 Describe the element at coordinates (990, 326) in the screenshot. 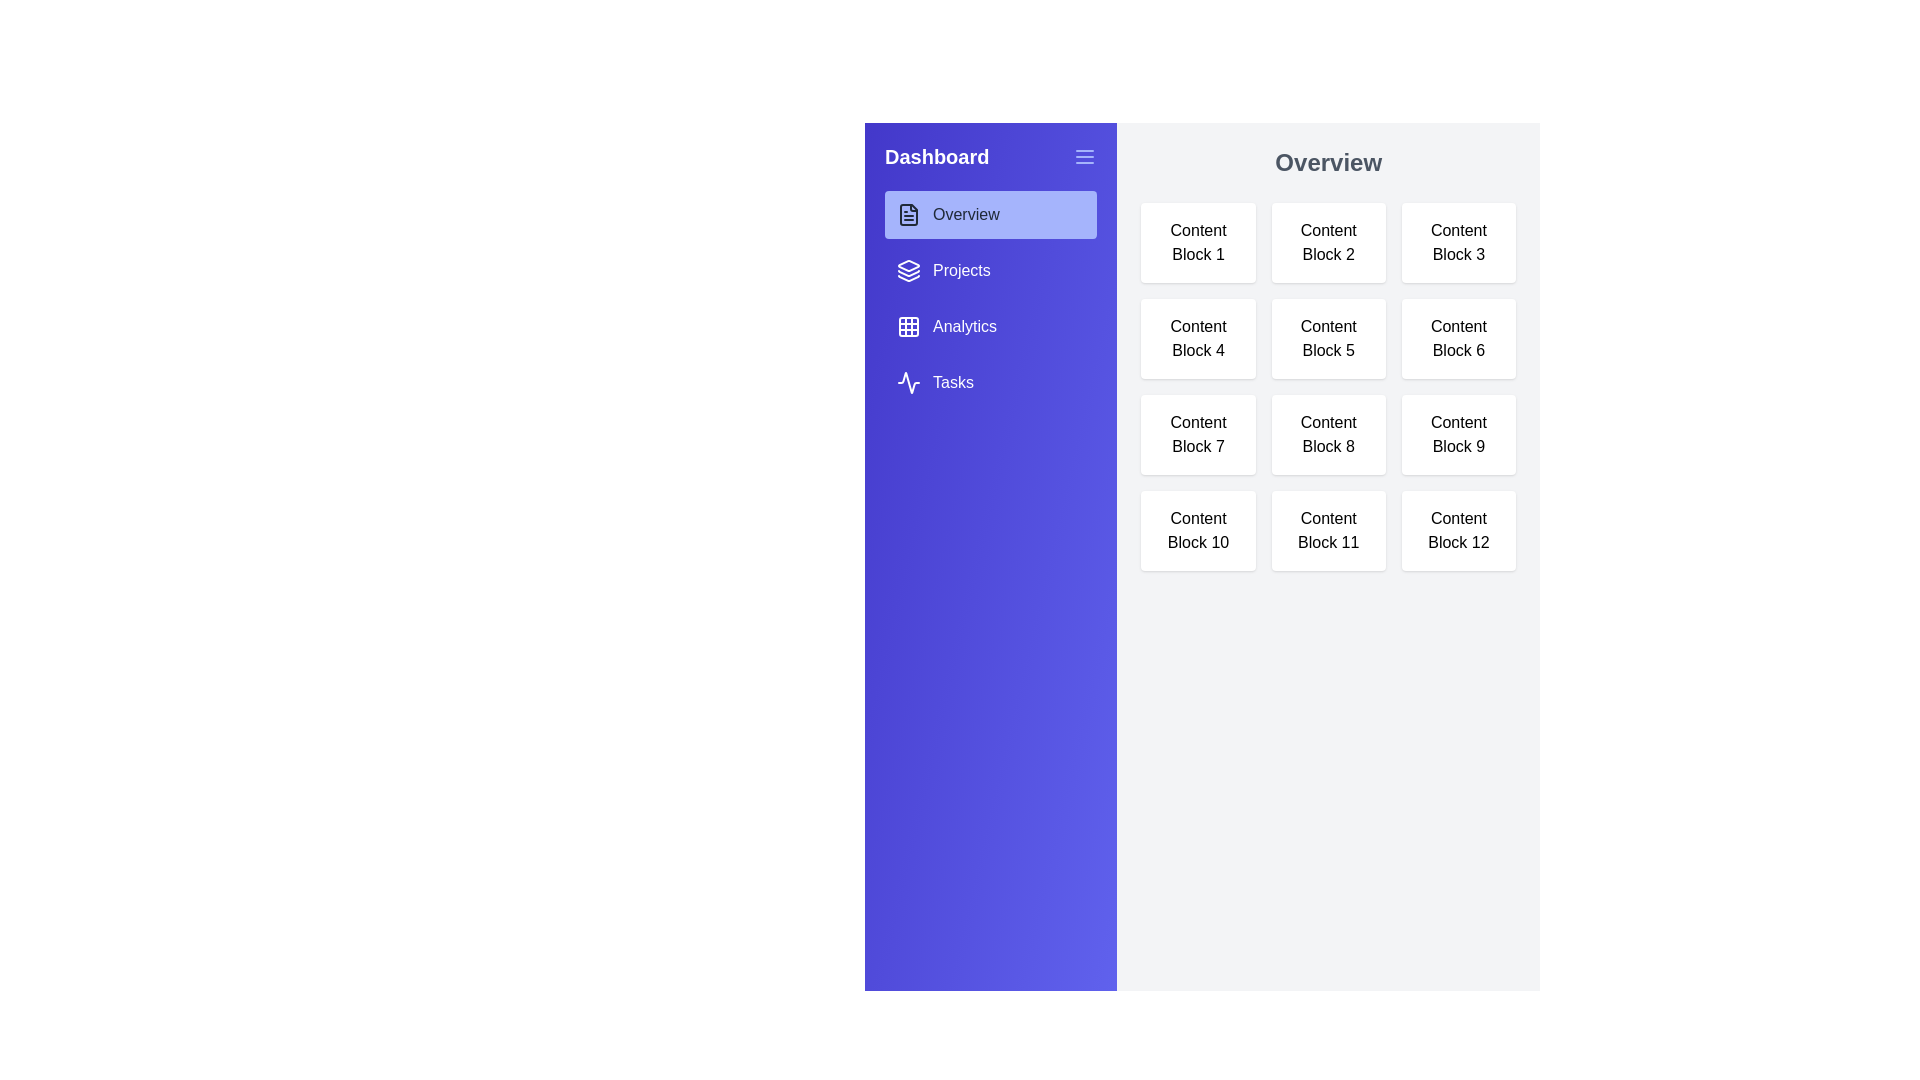

I see `the tab Analytics from the sidebar menu` at that location.